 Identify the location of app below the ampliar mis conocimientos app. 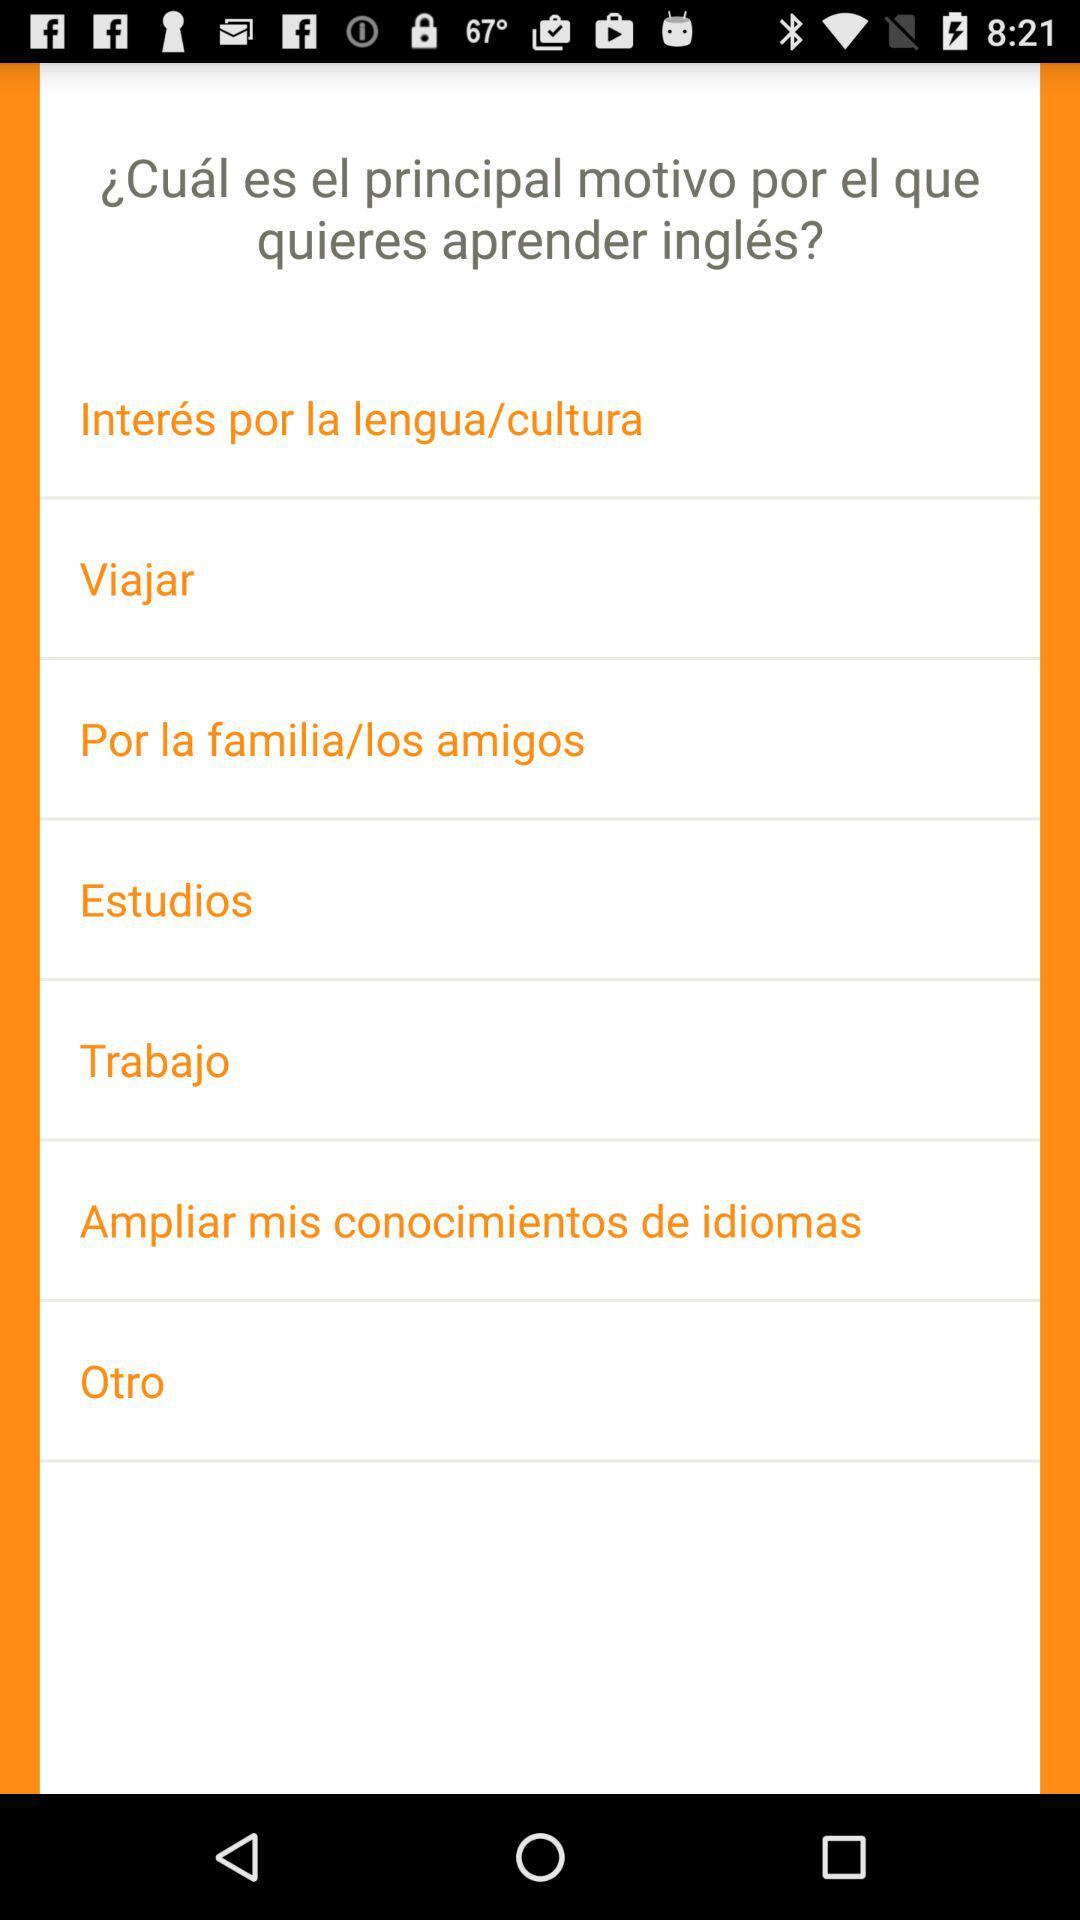
(540, 1379).